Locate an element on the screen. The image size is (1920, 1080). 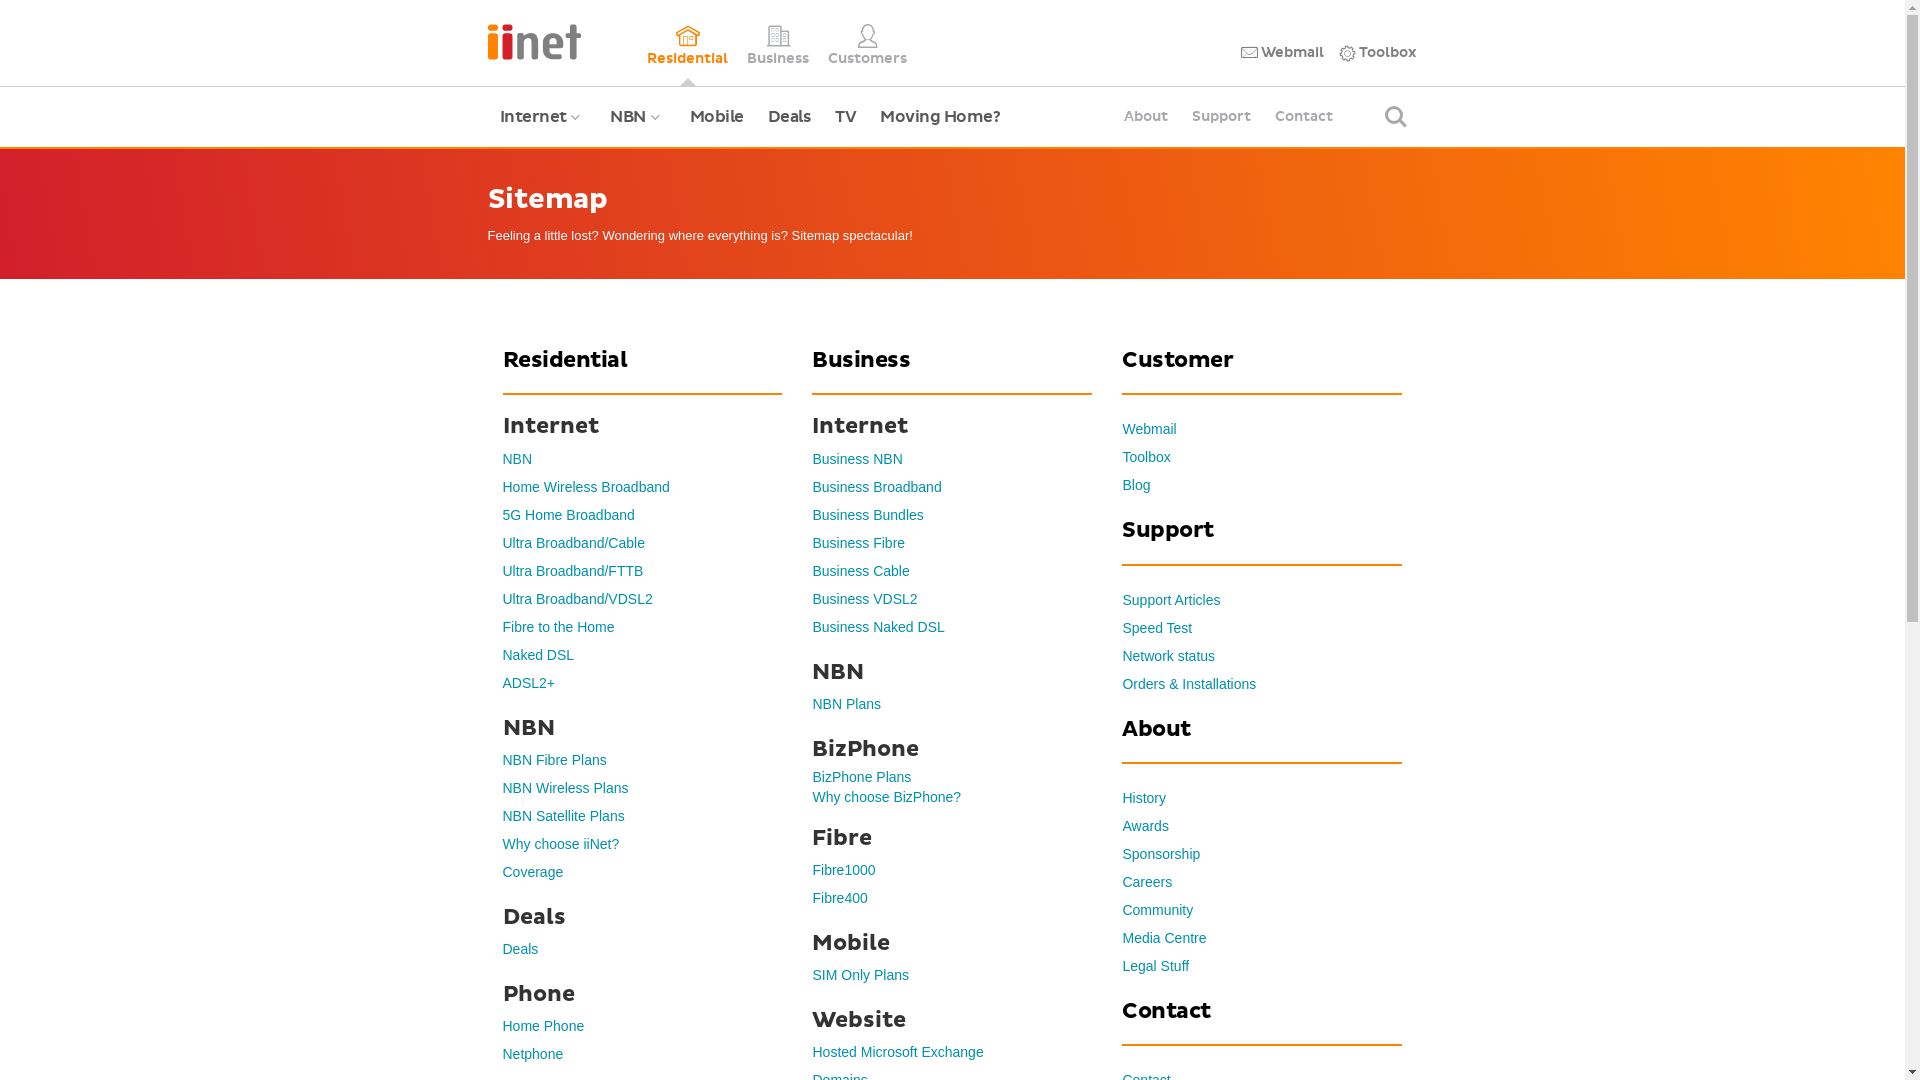
'Blog' is located at coordinates (1136, 485).